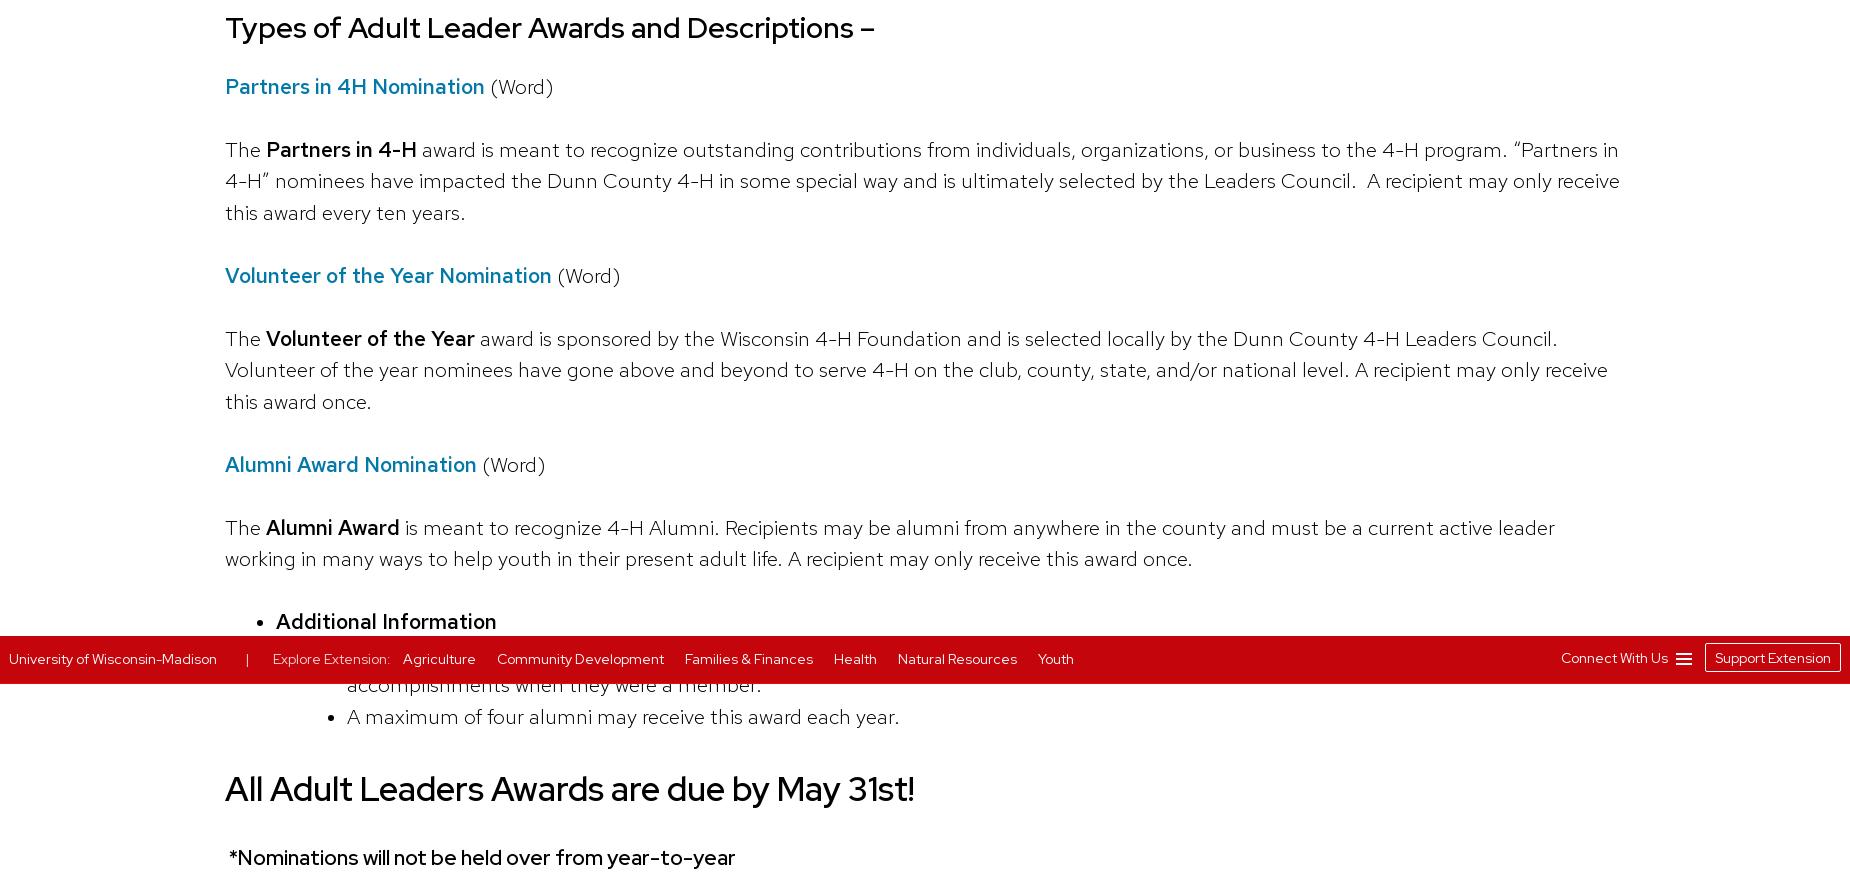 The width and height of the screenshot is (1850, 882). What do you see at coordinates (1200, 78) in the screenshot?
I see `'© 2023 The Board of Regents of the University of Wisconsin System'` at bounding box center [1200, 78].